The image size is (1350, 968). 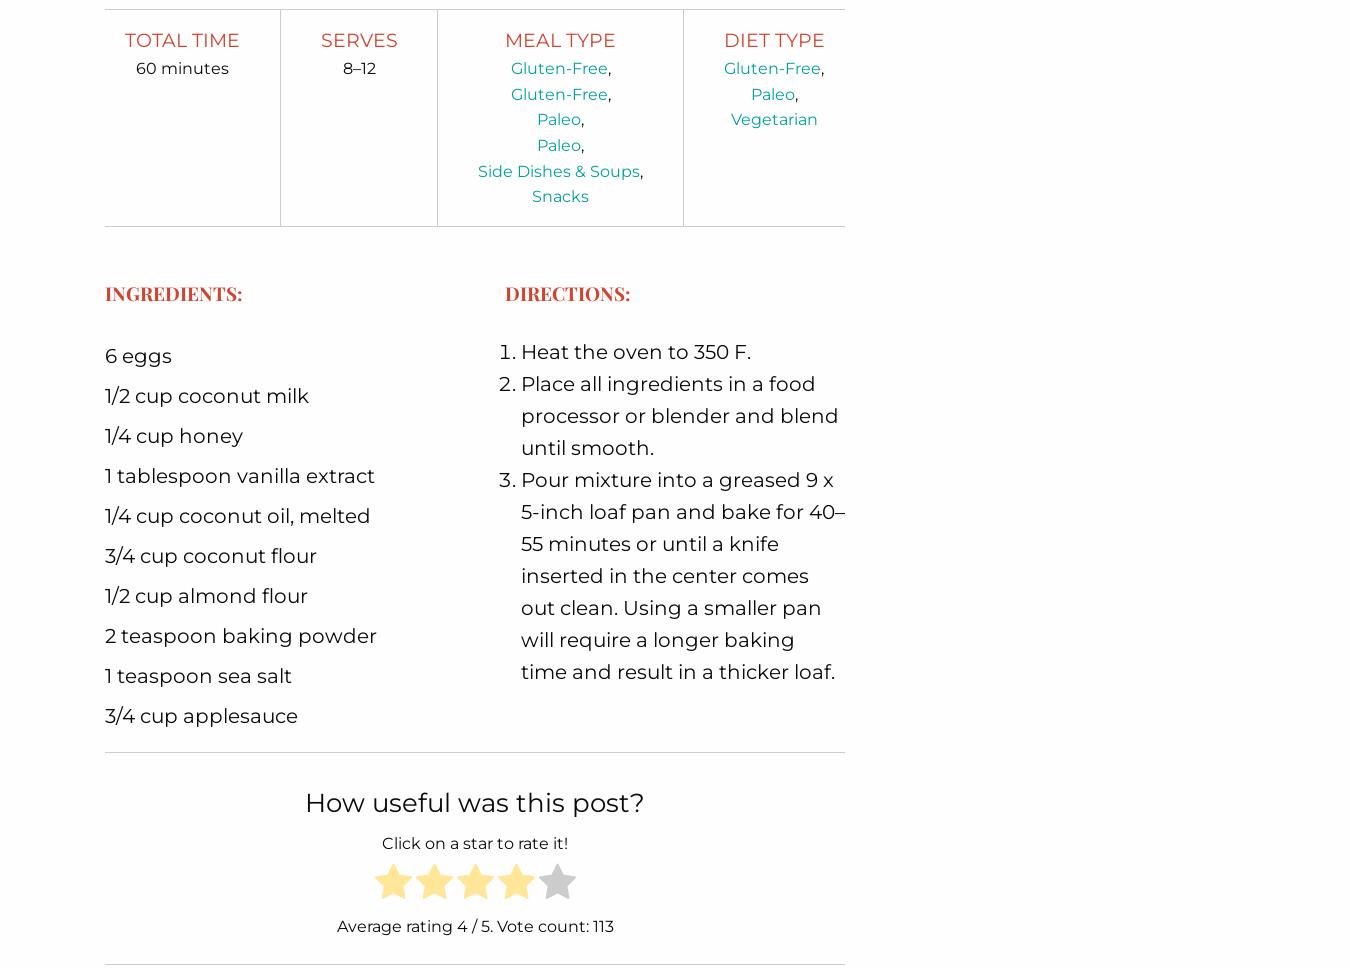 What do you see at coordinates (460, 926) in the screenshot?
I see `'4'` at bounding box center [460, 926].